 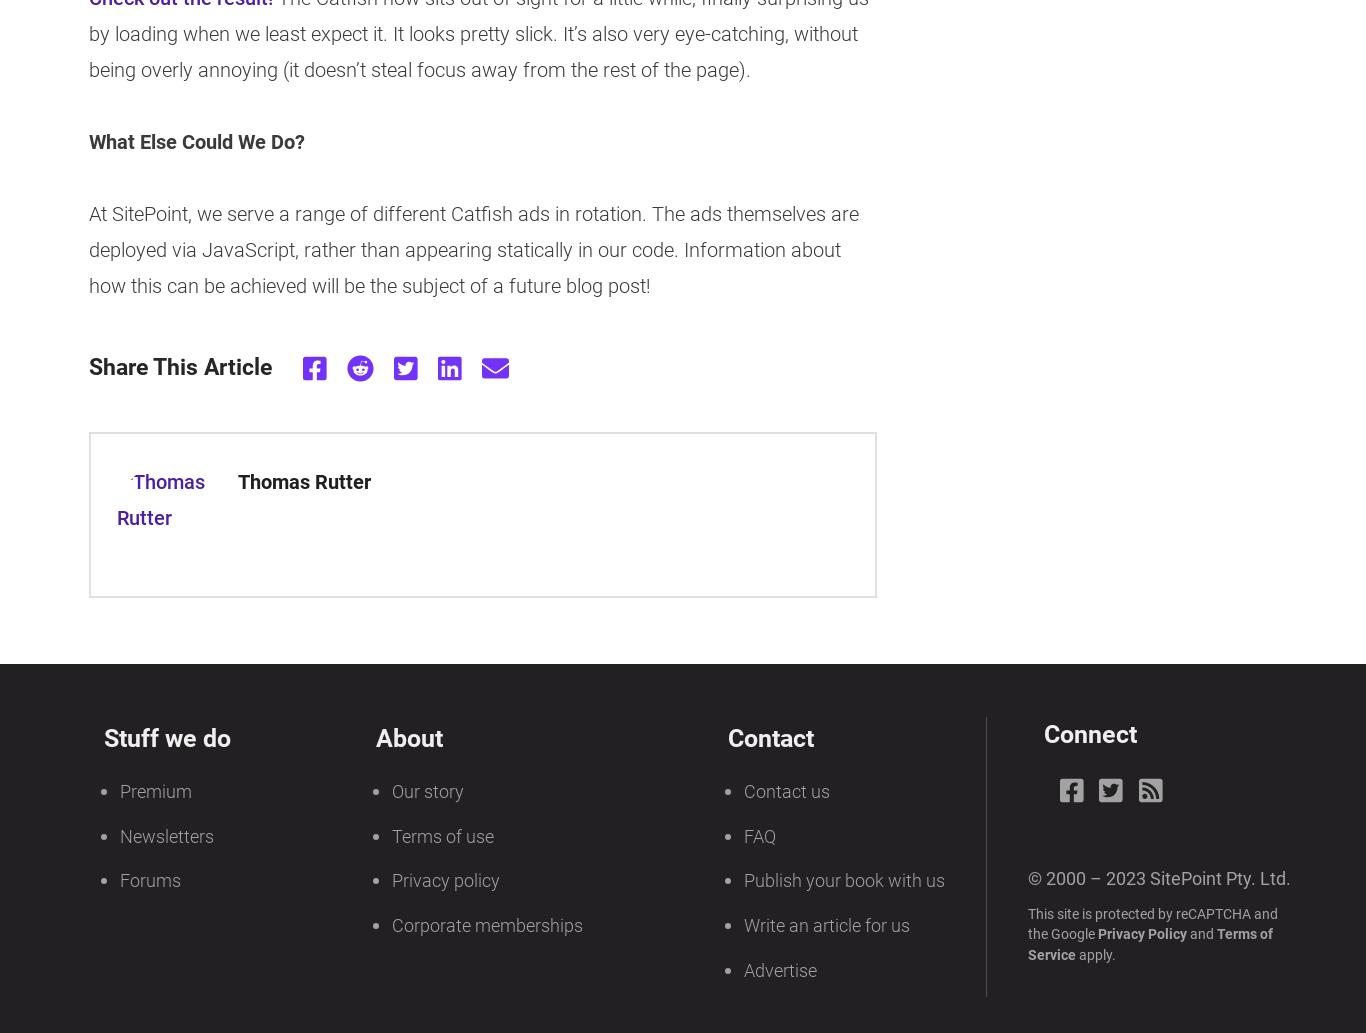 What do you see at coordinates (179, 366) in the screenshot?
I see `'Share This Article'` at bounding box center [179, 366].